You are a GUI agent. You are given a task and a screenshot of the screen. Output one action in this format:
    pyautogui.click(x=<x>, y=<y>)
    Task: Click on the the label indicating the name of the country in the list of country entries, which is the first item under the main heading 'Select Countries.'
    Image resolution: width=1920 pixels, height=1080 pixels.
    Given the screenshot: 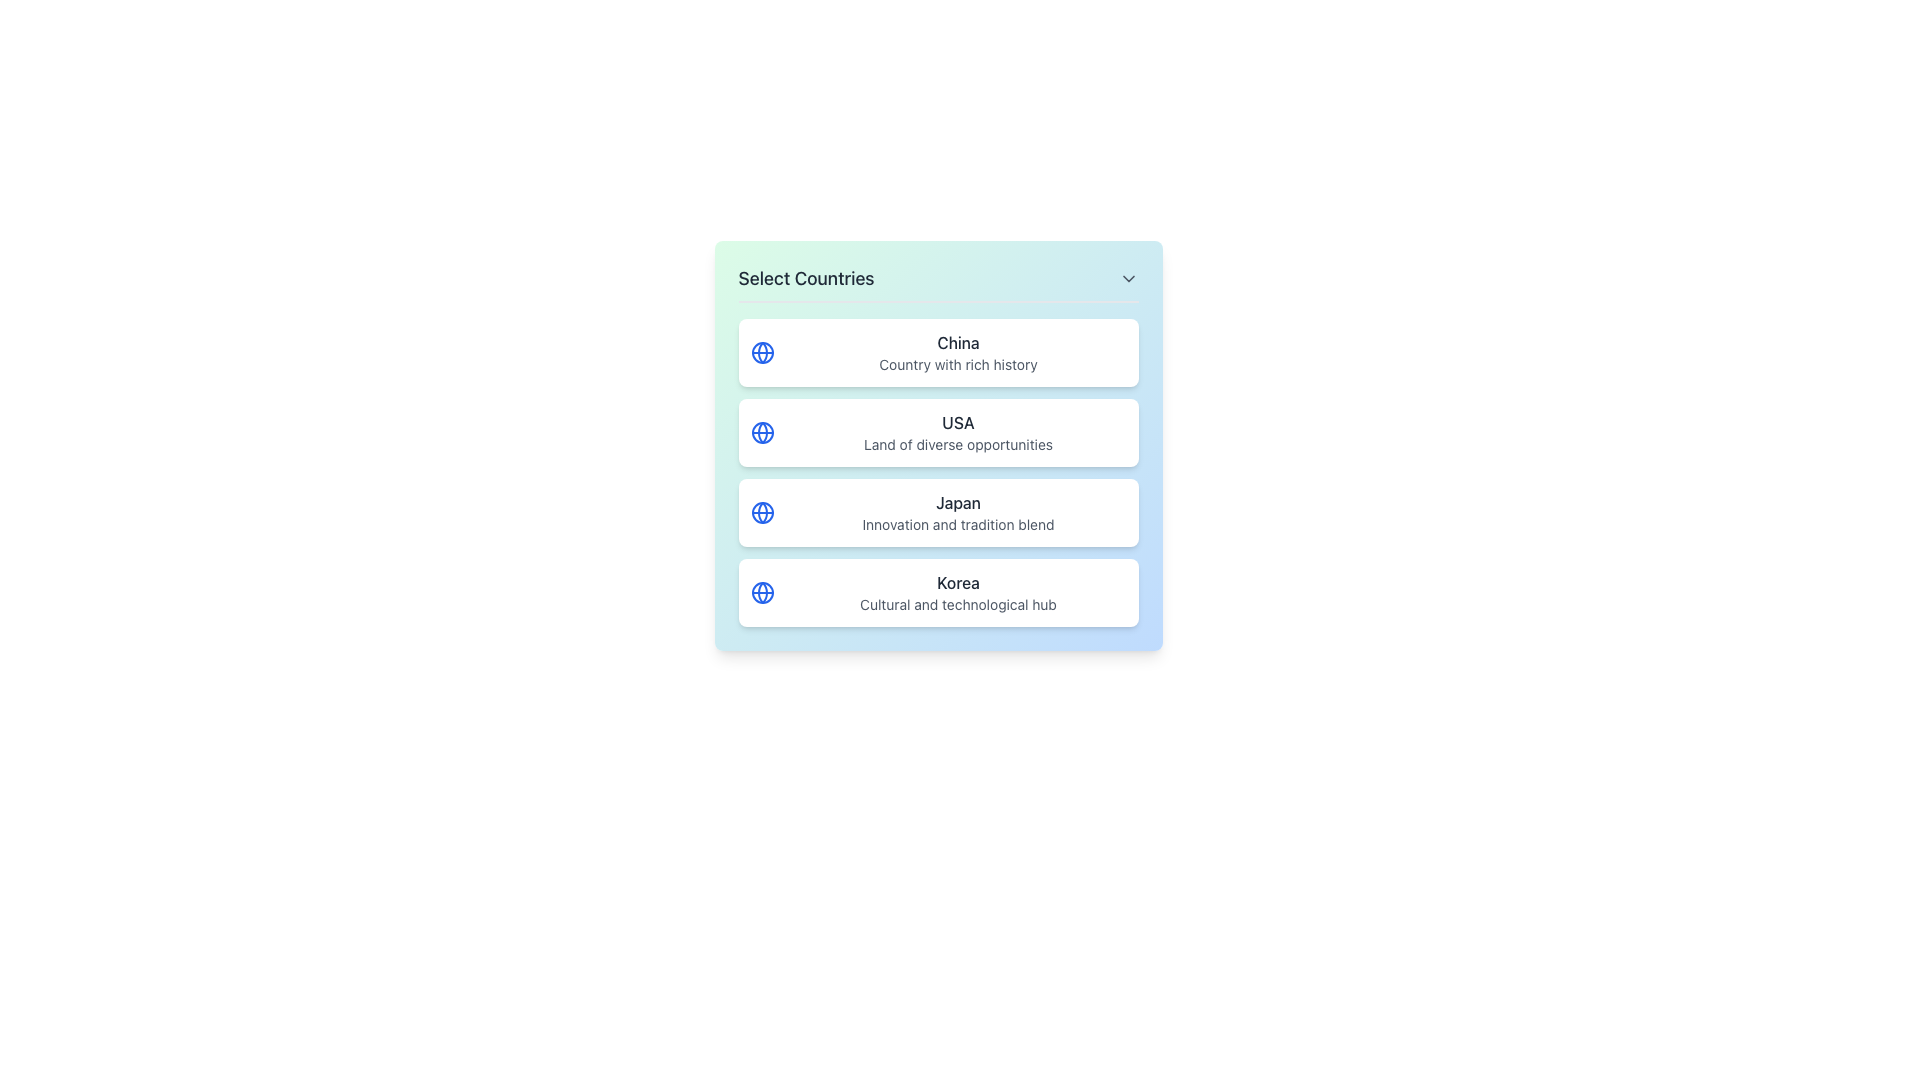 What is the action you would take?
    pyautogui.click(x=957, y=342)
    